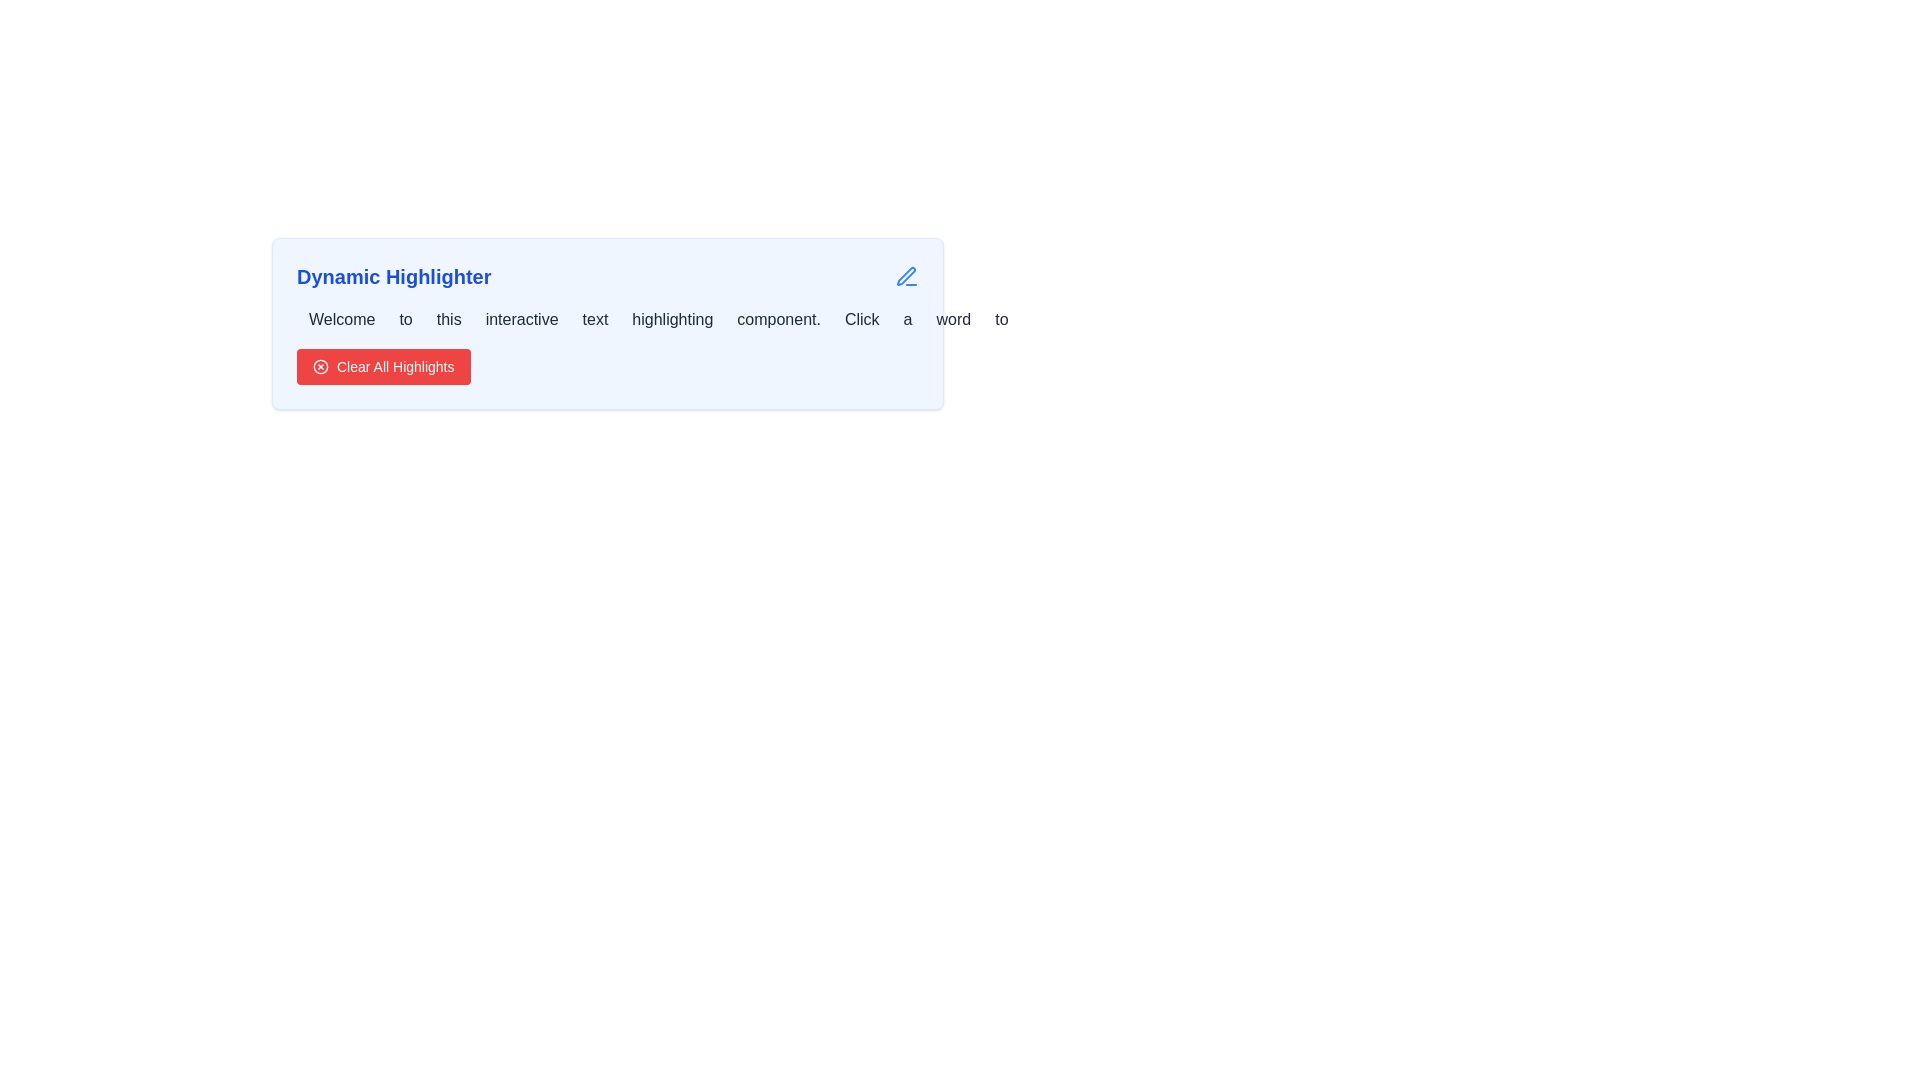 This screenshot has height=1080, width=1920. What do you see at coordinates (405, 318) in the screenshot?
I see `the second word in the clickable word-based highlighting interface, which appears immediately after 'Welcome' and before 'this'` at bounding box center [405, 318].